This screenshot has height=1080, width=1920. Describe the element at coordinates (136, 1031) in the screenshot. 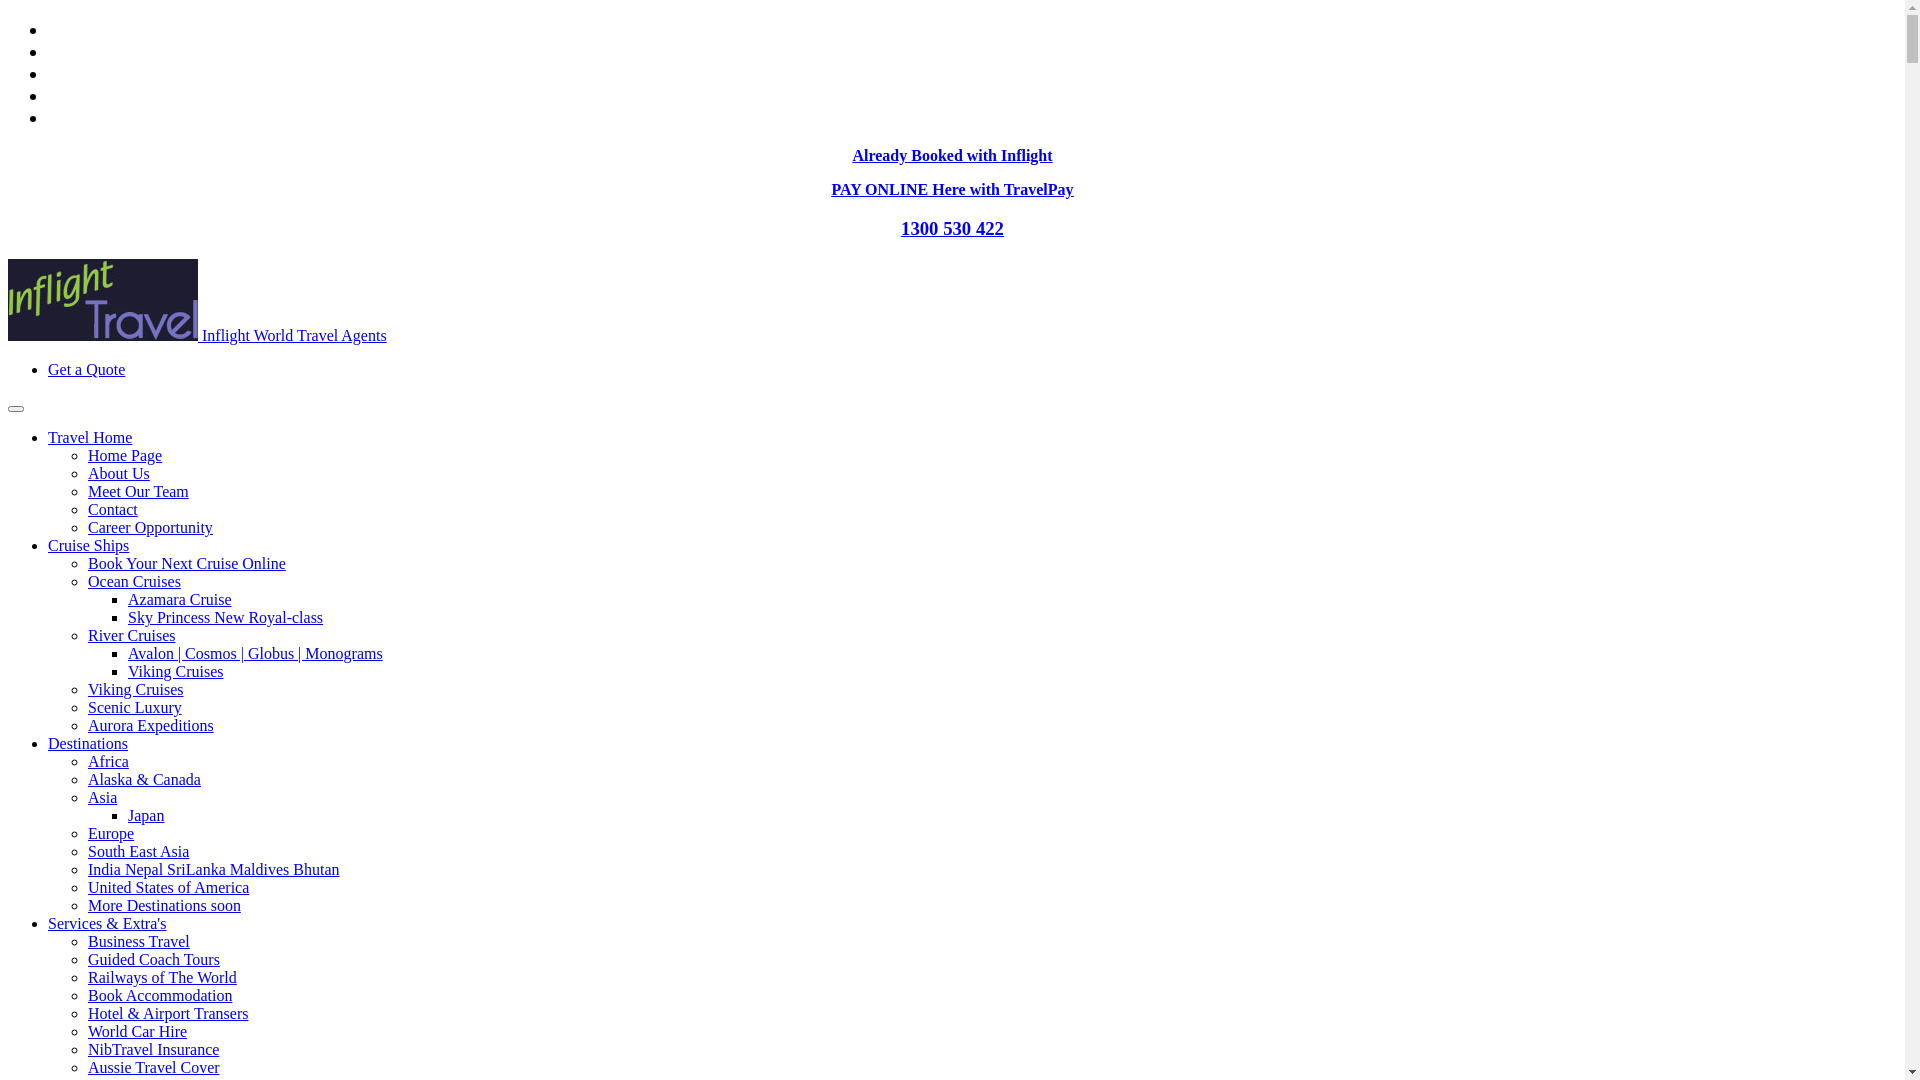

I see `'World Car Hire'` at that location.